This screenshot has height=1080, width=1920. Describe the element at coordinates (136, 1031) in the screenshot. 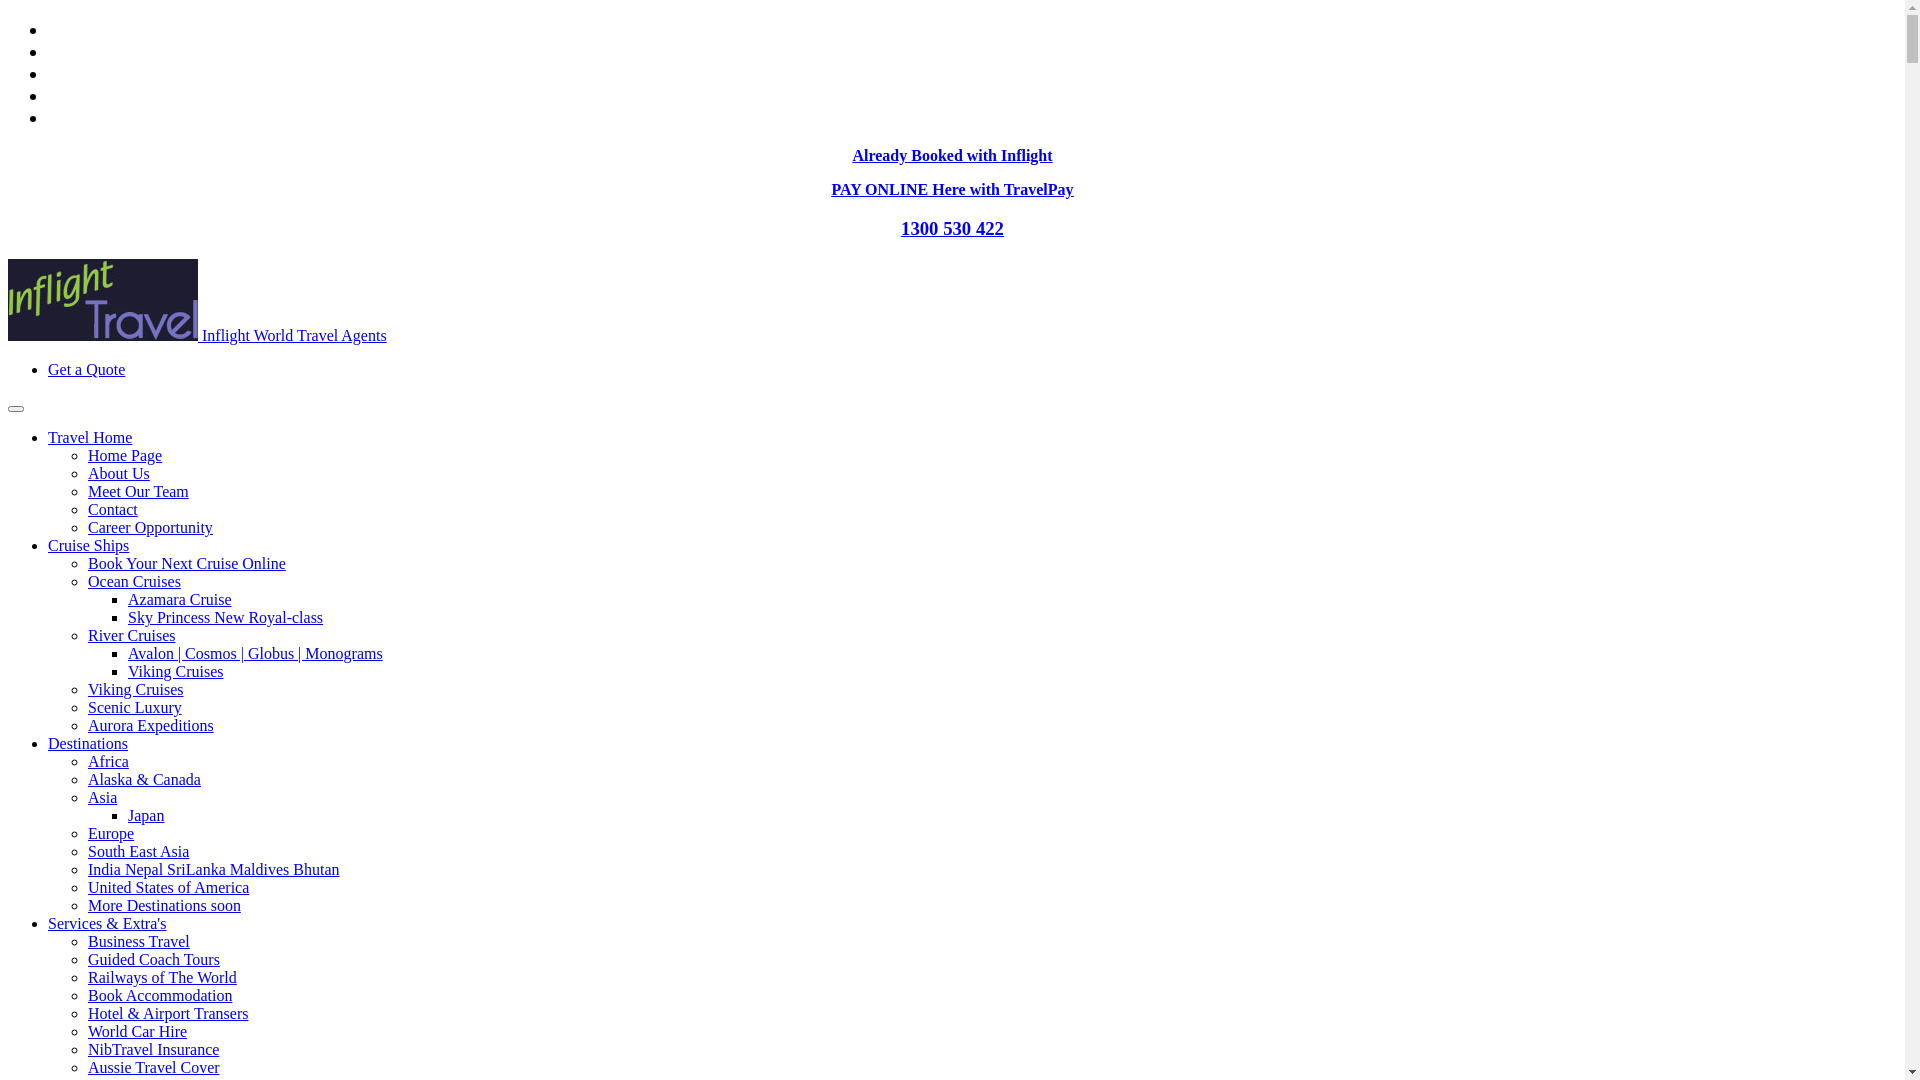

I see `'World Car Hire'` at that location.